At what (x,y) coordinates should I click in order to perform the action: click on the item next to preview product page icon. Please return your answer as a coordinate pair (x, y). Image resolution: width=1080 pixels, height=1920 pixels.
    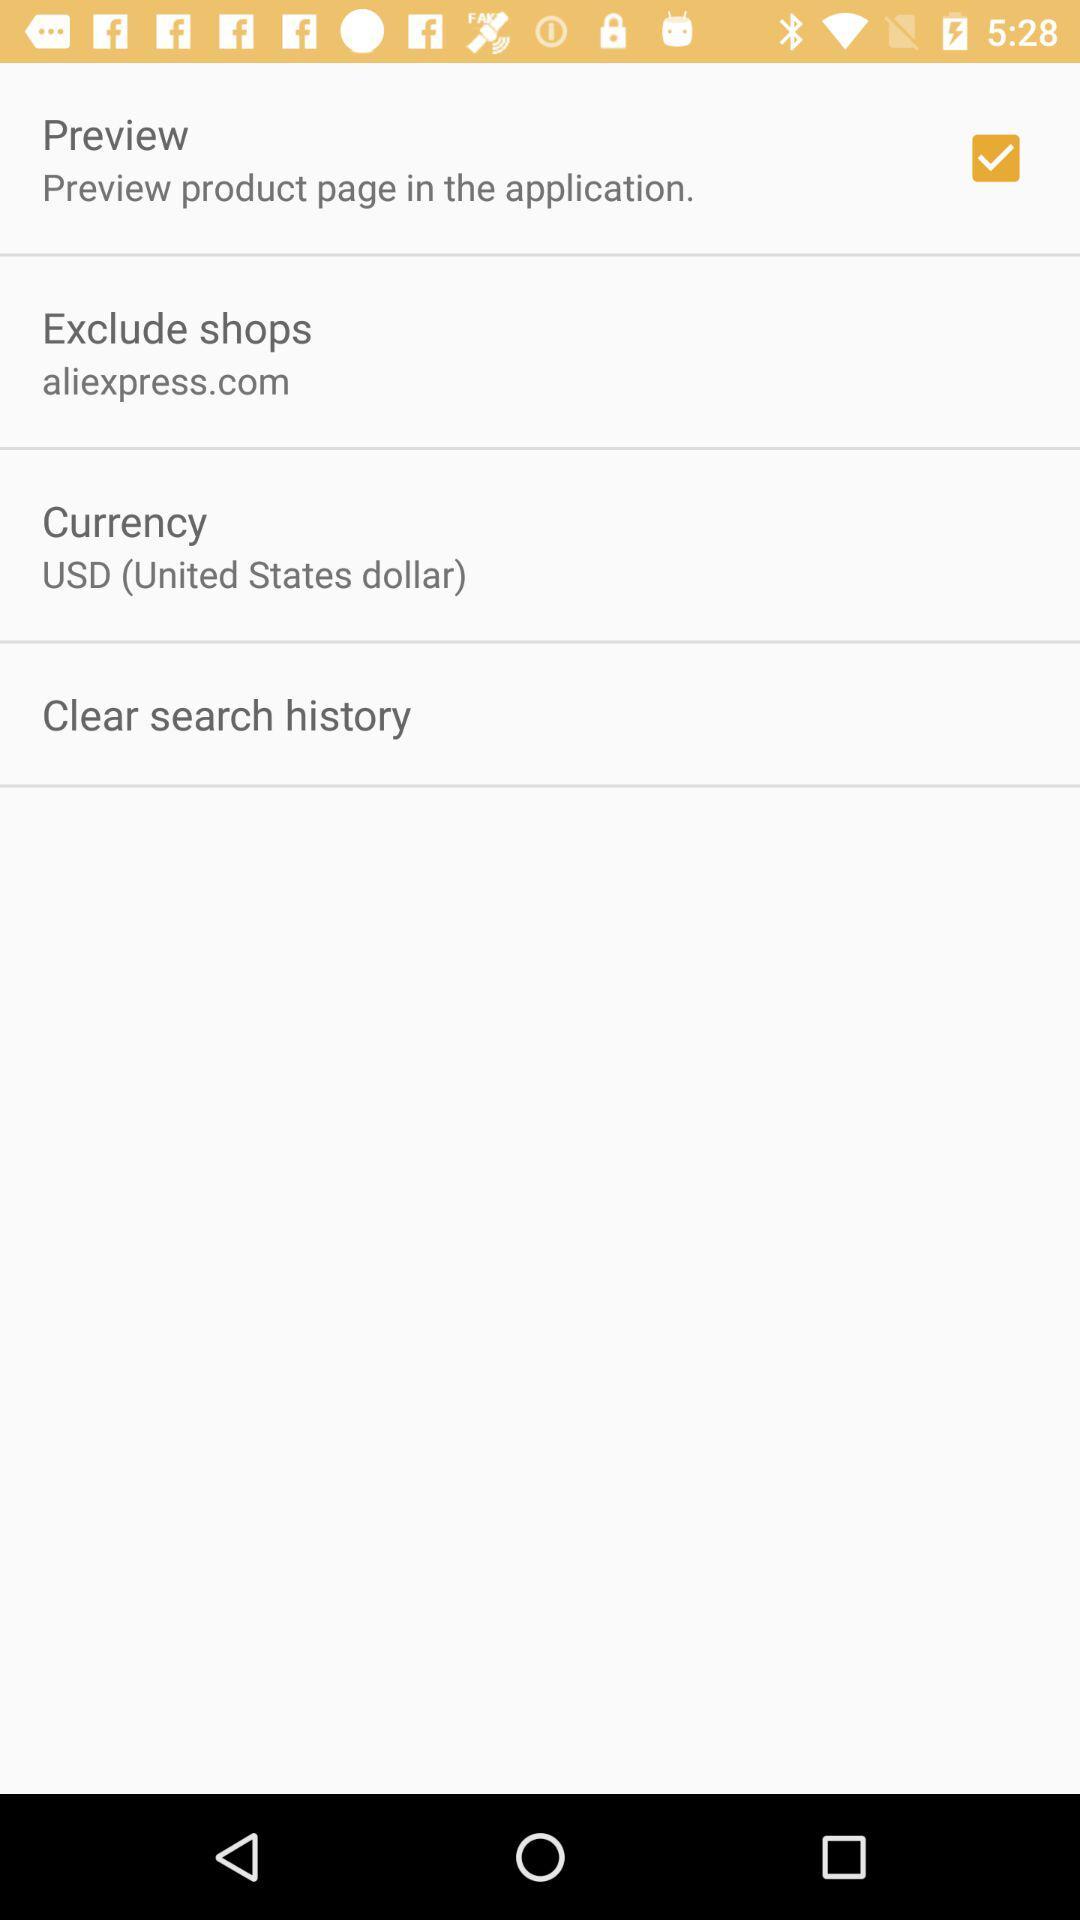
    Looking at the image, I should click on (995, 157).